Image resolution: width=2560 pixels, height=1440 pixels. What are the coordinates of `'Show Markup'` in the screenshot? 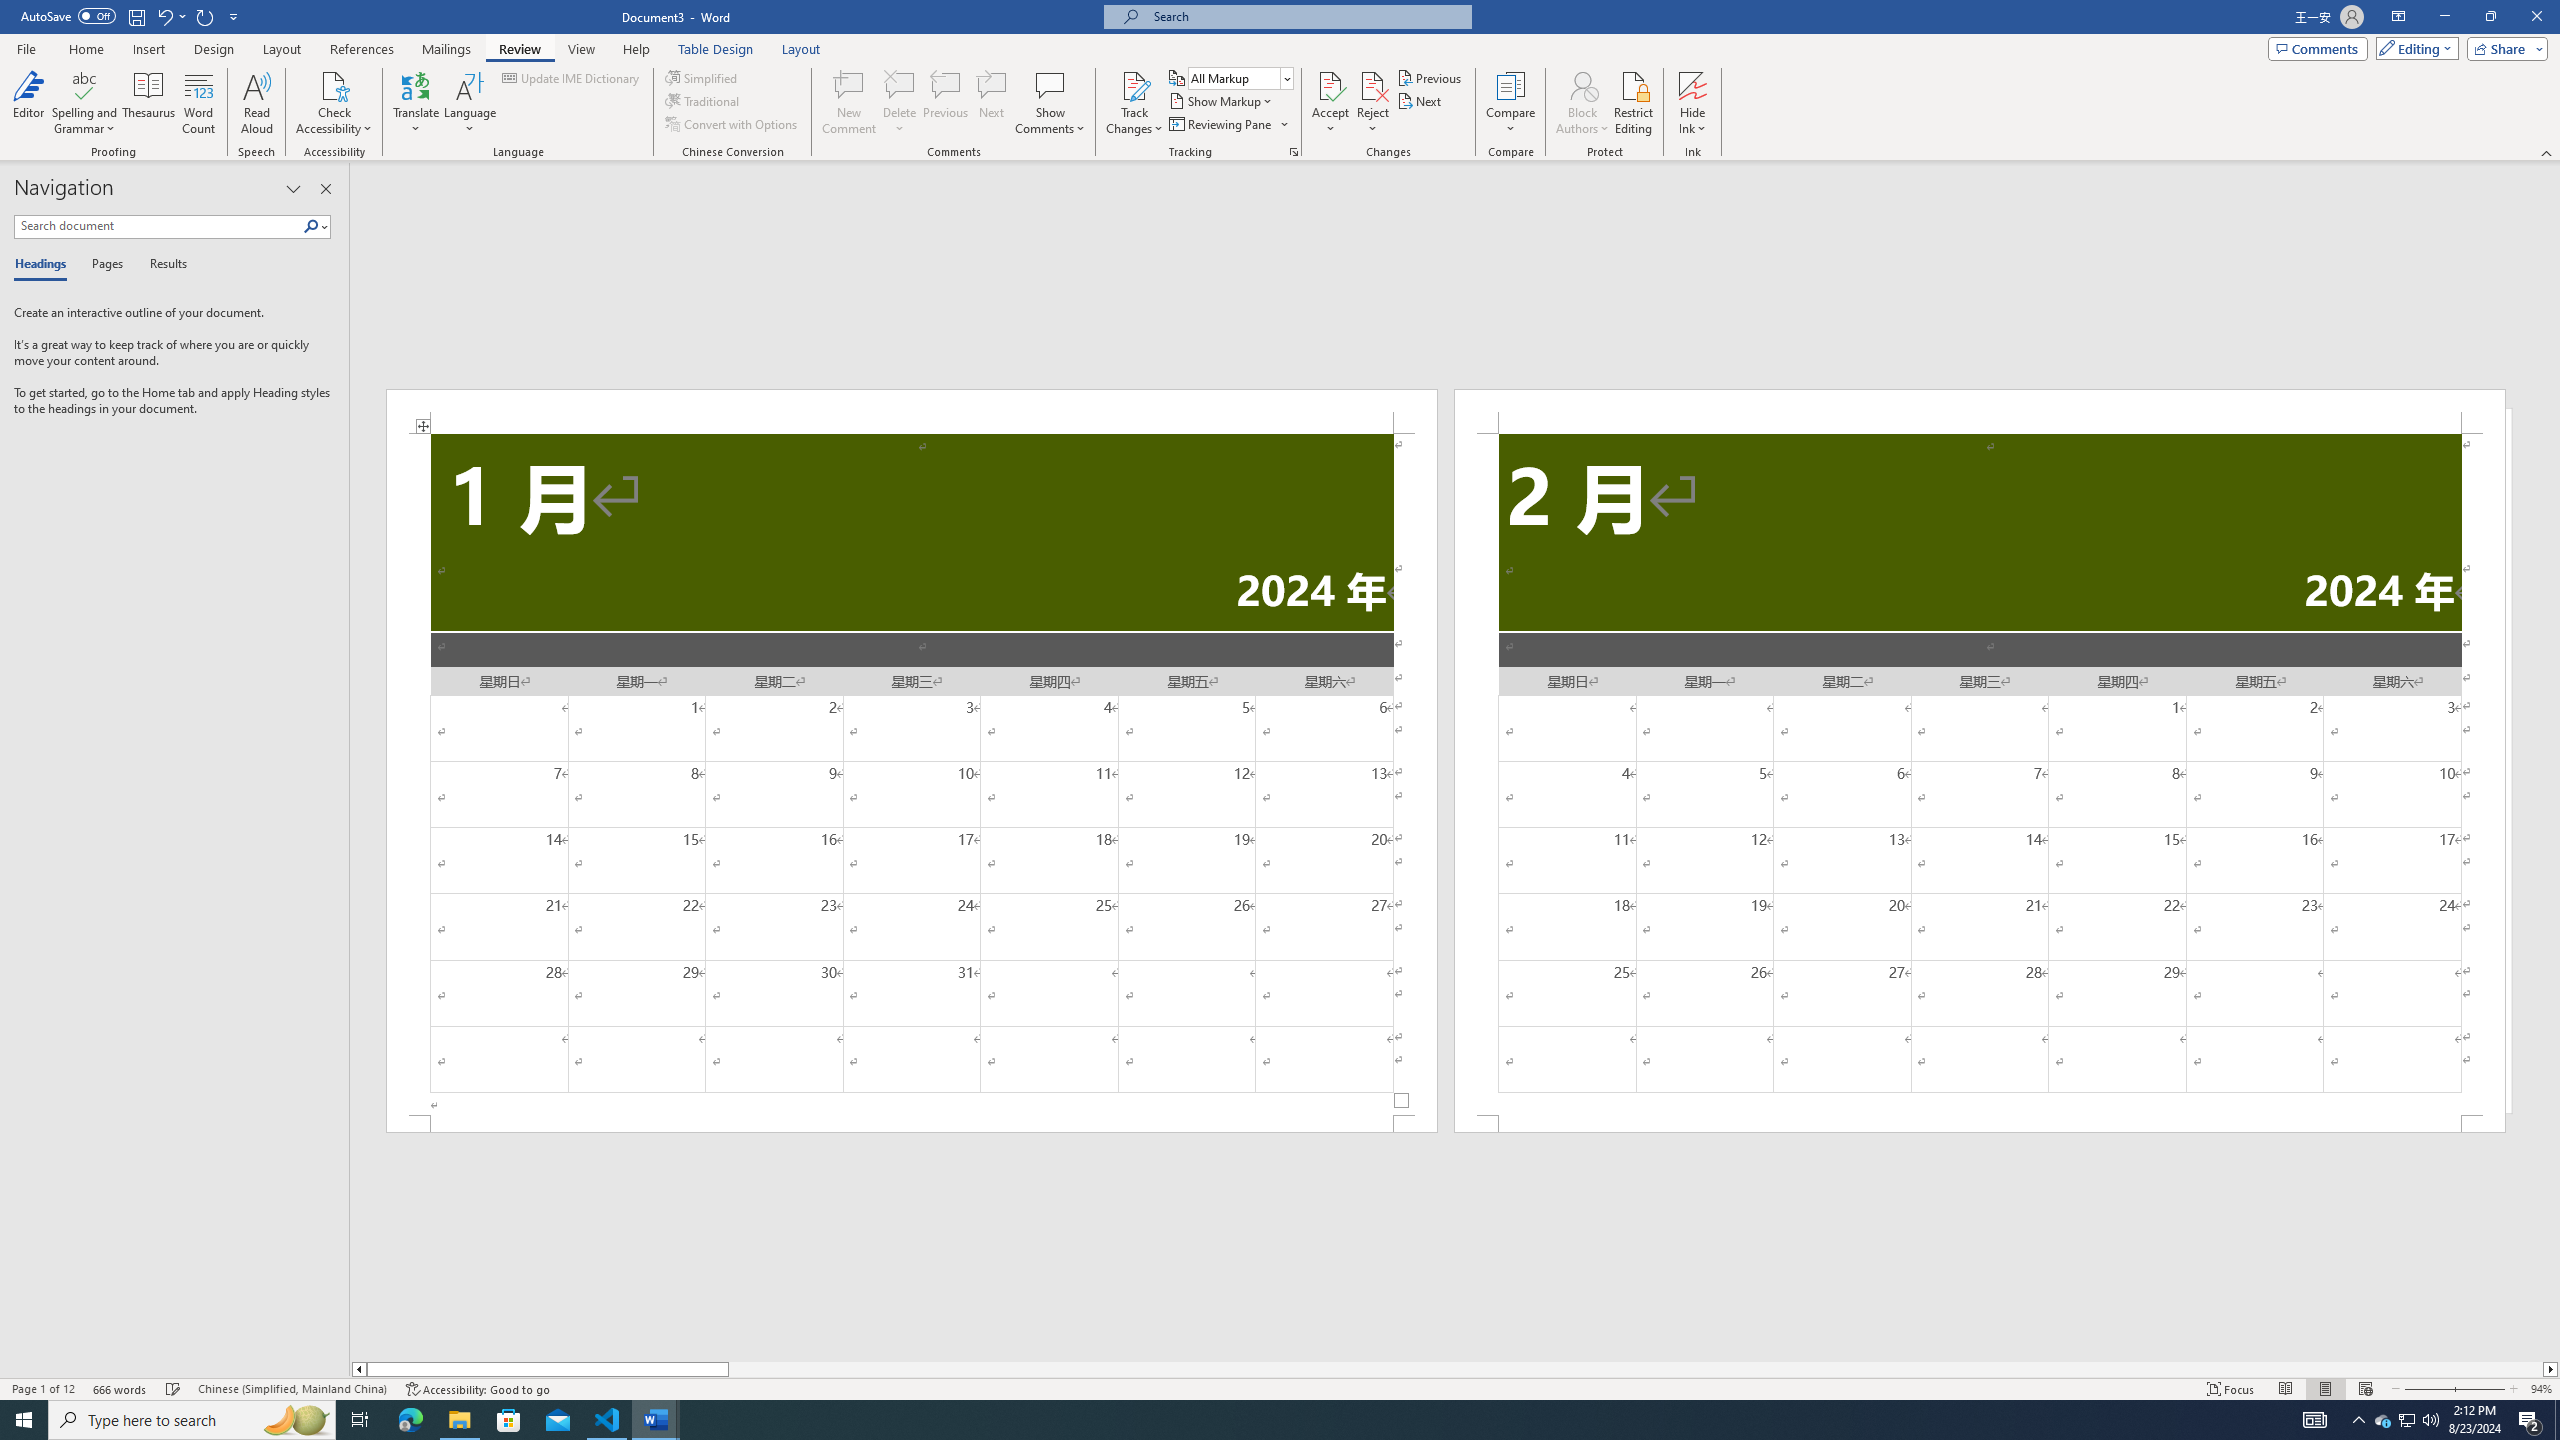 It's located at (1222, 99).